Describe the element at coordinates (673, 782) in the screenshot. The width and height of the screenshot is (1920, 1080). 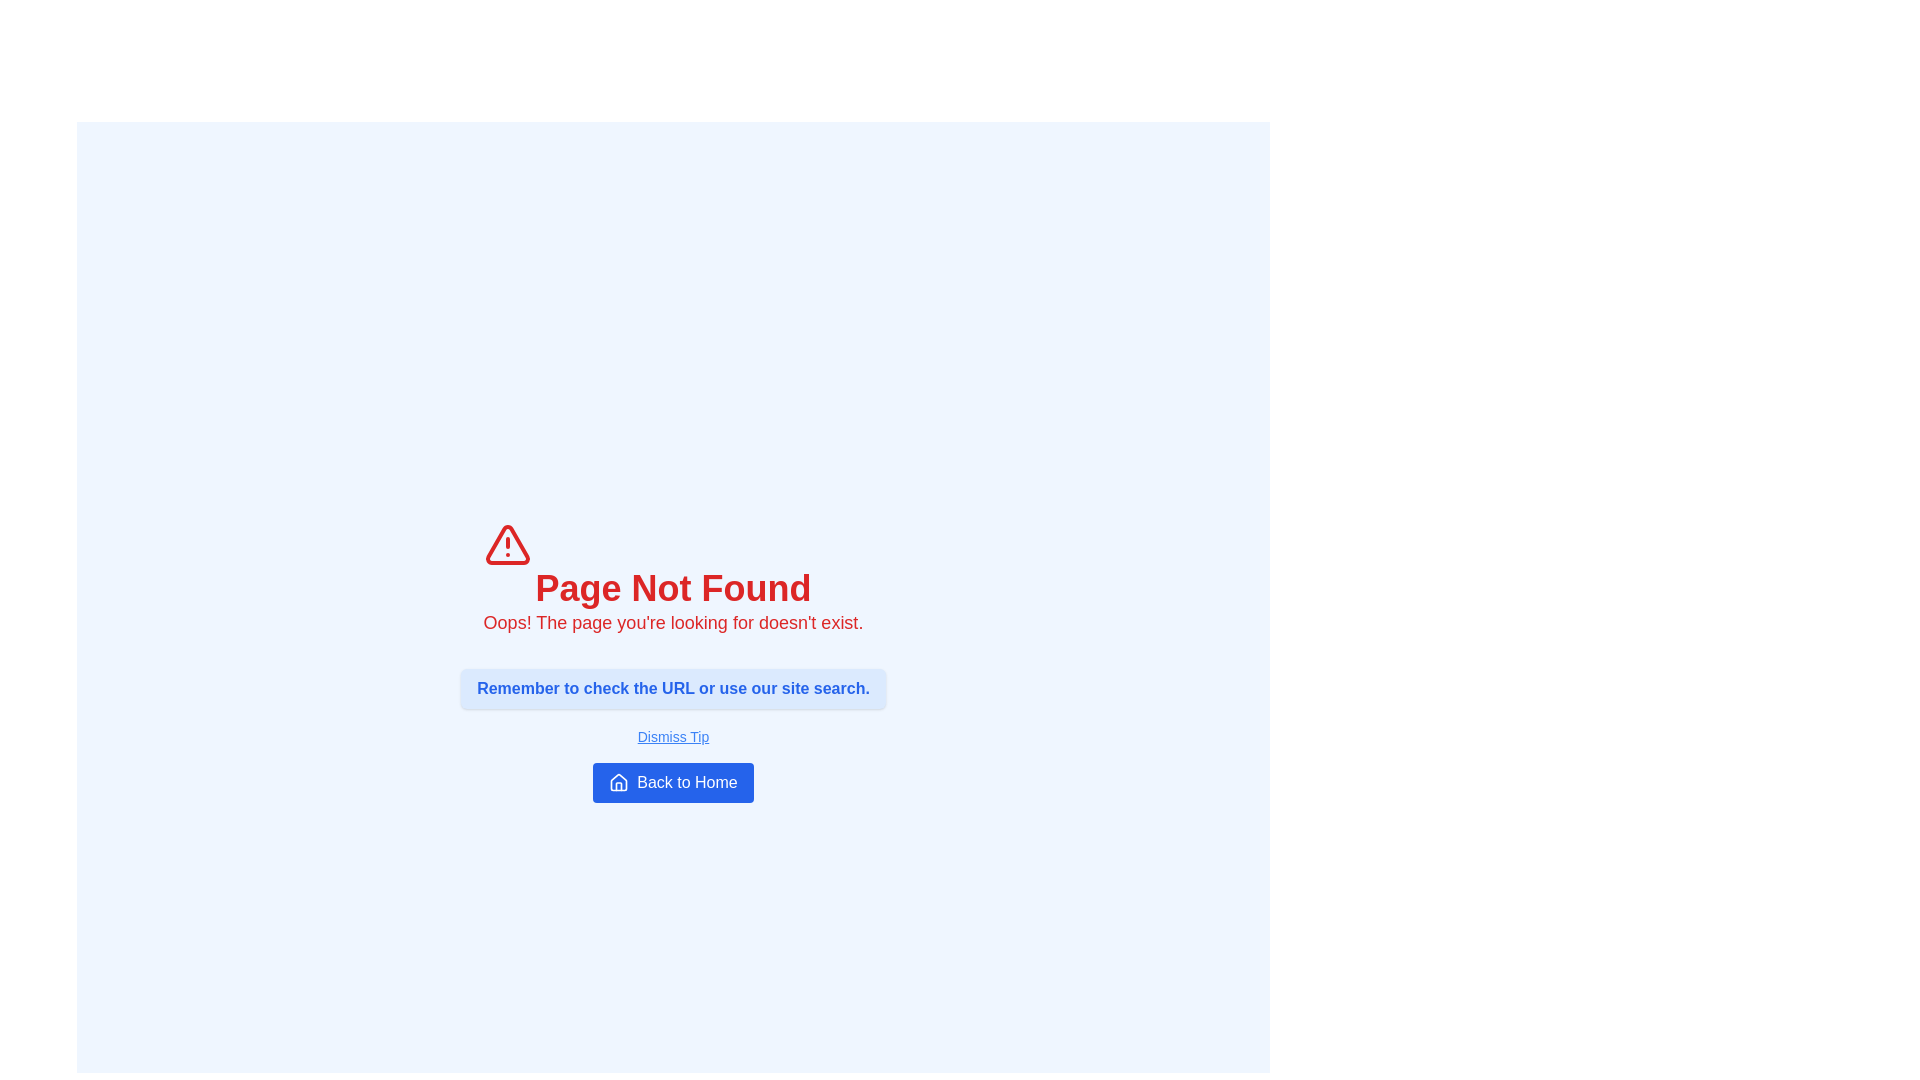
I see `the blue button labeled 'Back to Home' with a house icon` at that location.